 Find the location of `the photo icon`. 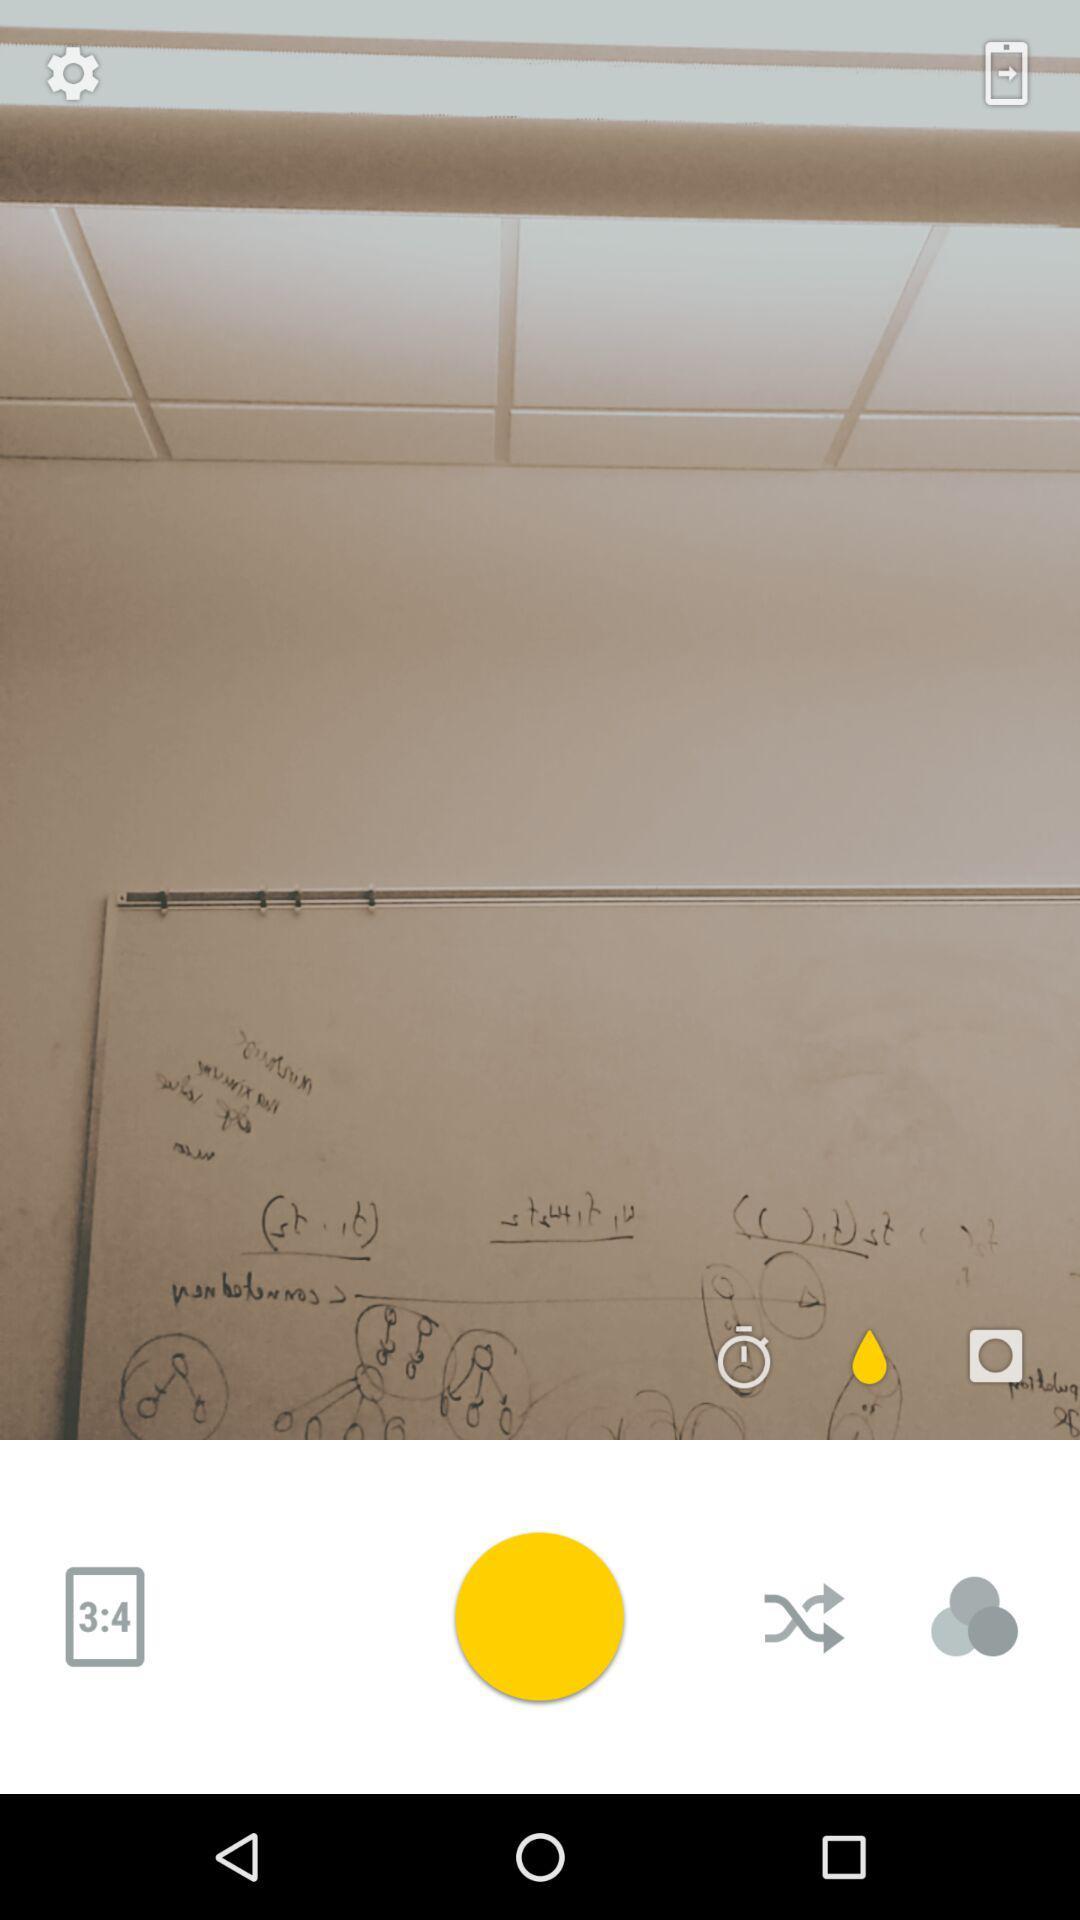

the photo icon is located at coordinates (995, 1356).